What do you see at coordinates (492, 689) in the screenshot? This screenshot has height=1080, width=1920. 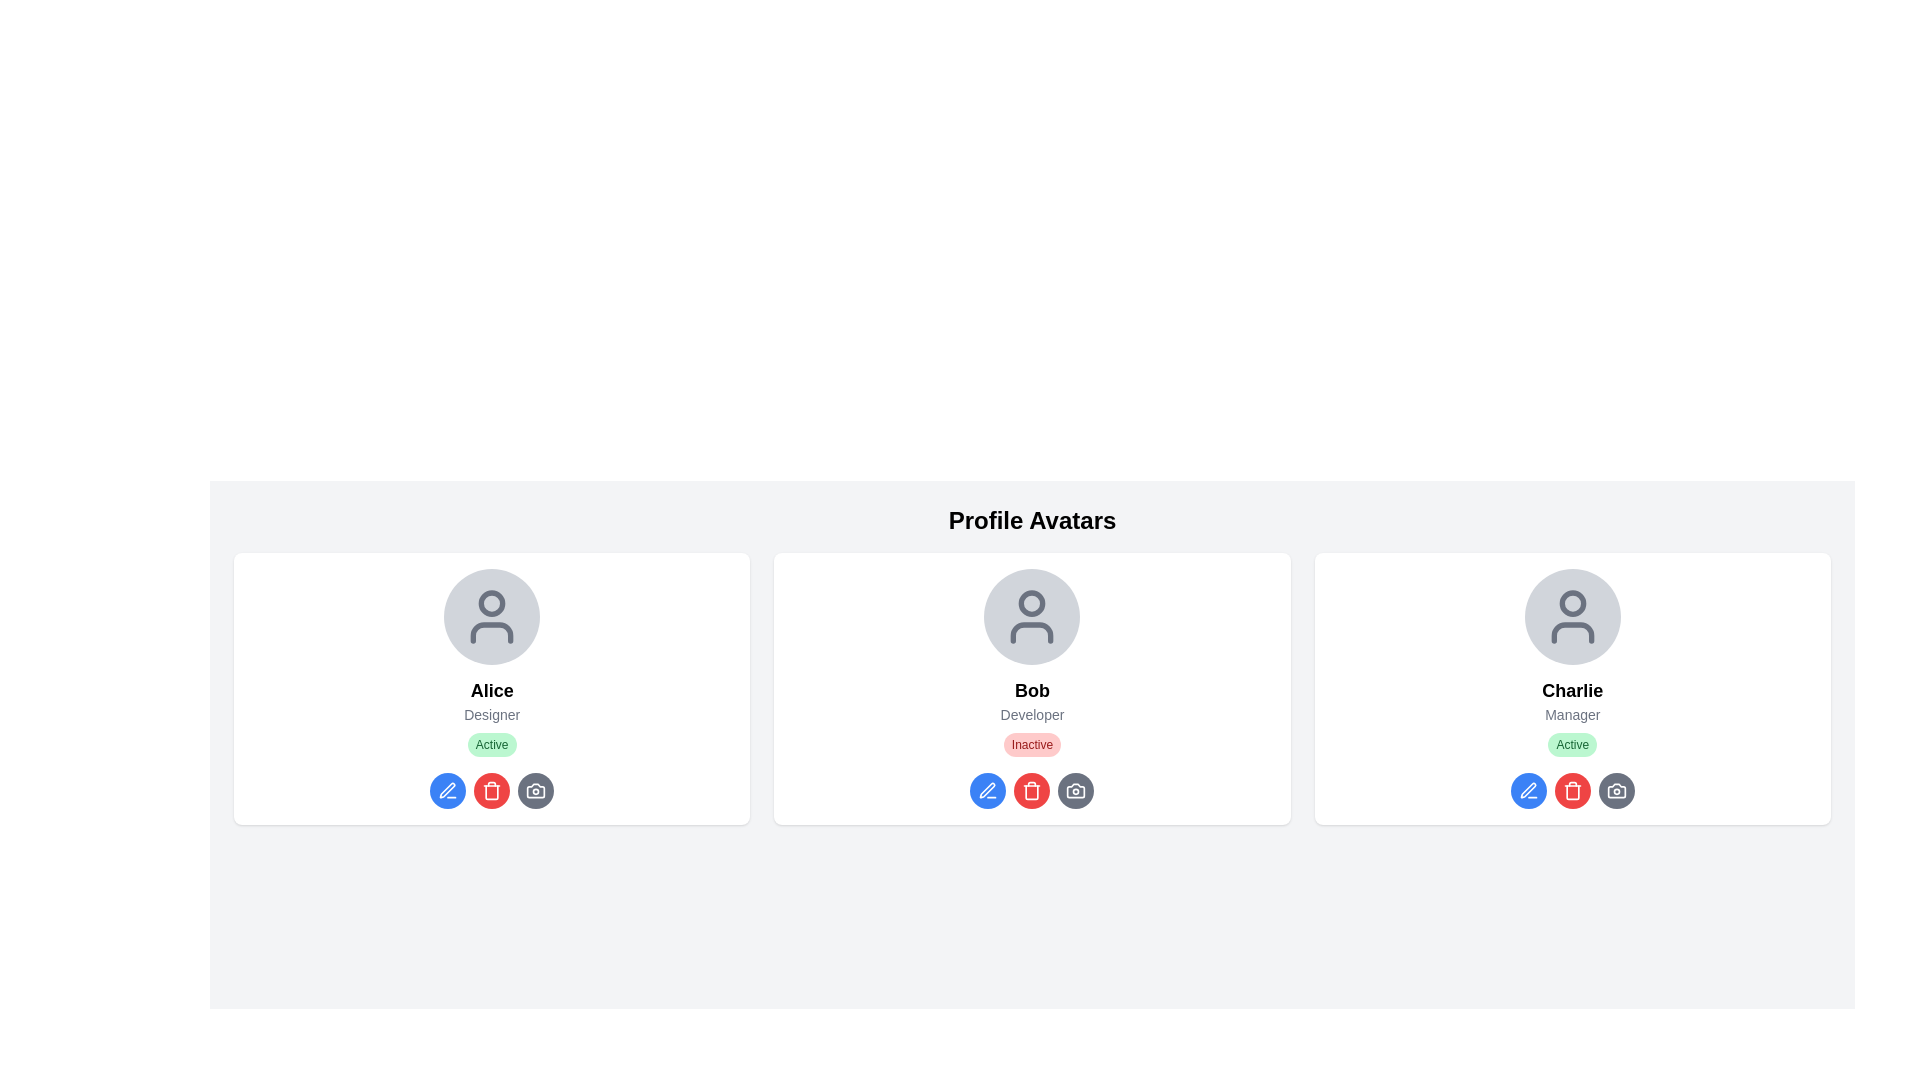 I see `the text label displaying 'Alice', which is located in the middle of the profile card` at bounding box center [492, 689].